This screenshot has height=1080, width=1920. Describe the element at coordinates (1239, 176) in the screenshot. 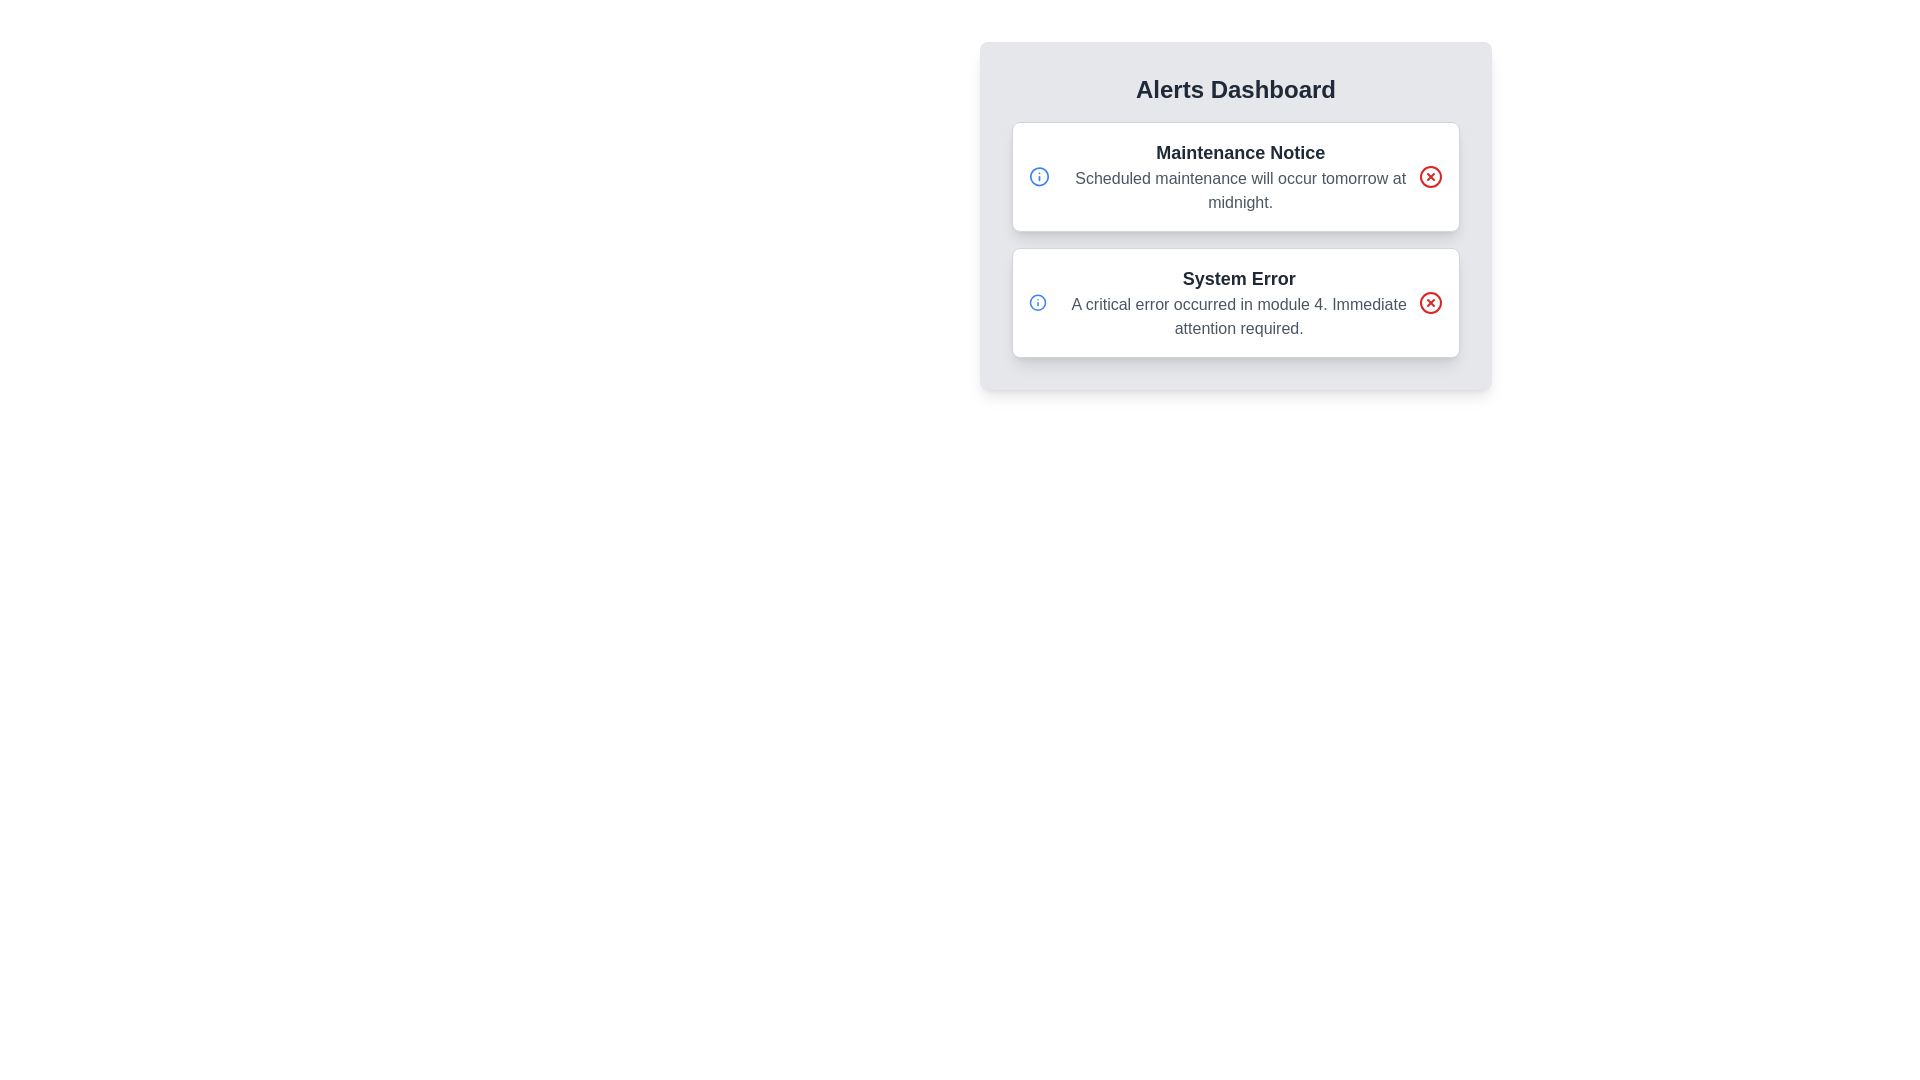

I see `the text block in the first notification card within the Alerts Dashboard that provides information about scheduled maintenance` at that location.